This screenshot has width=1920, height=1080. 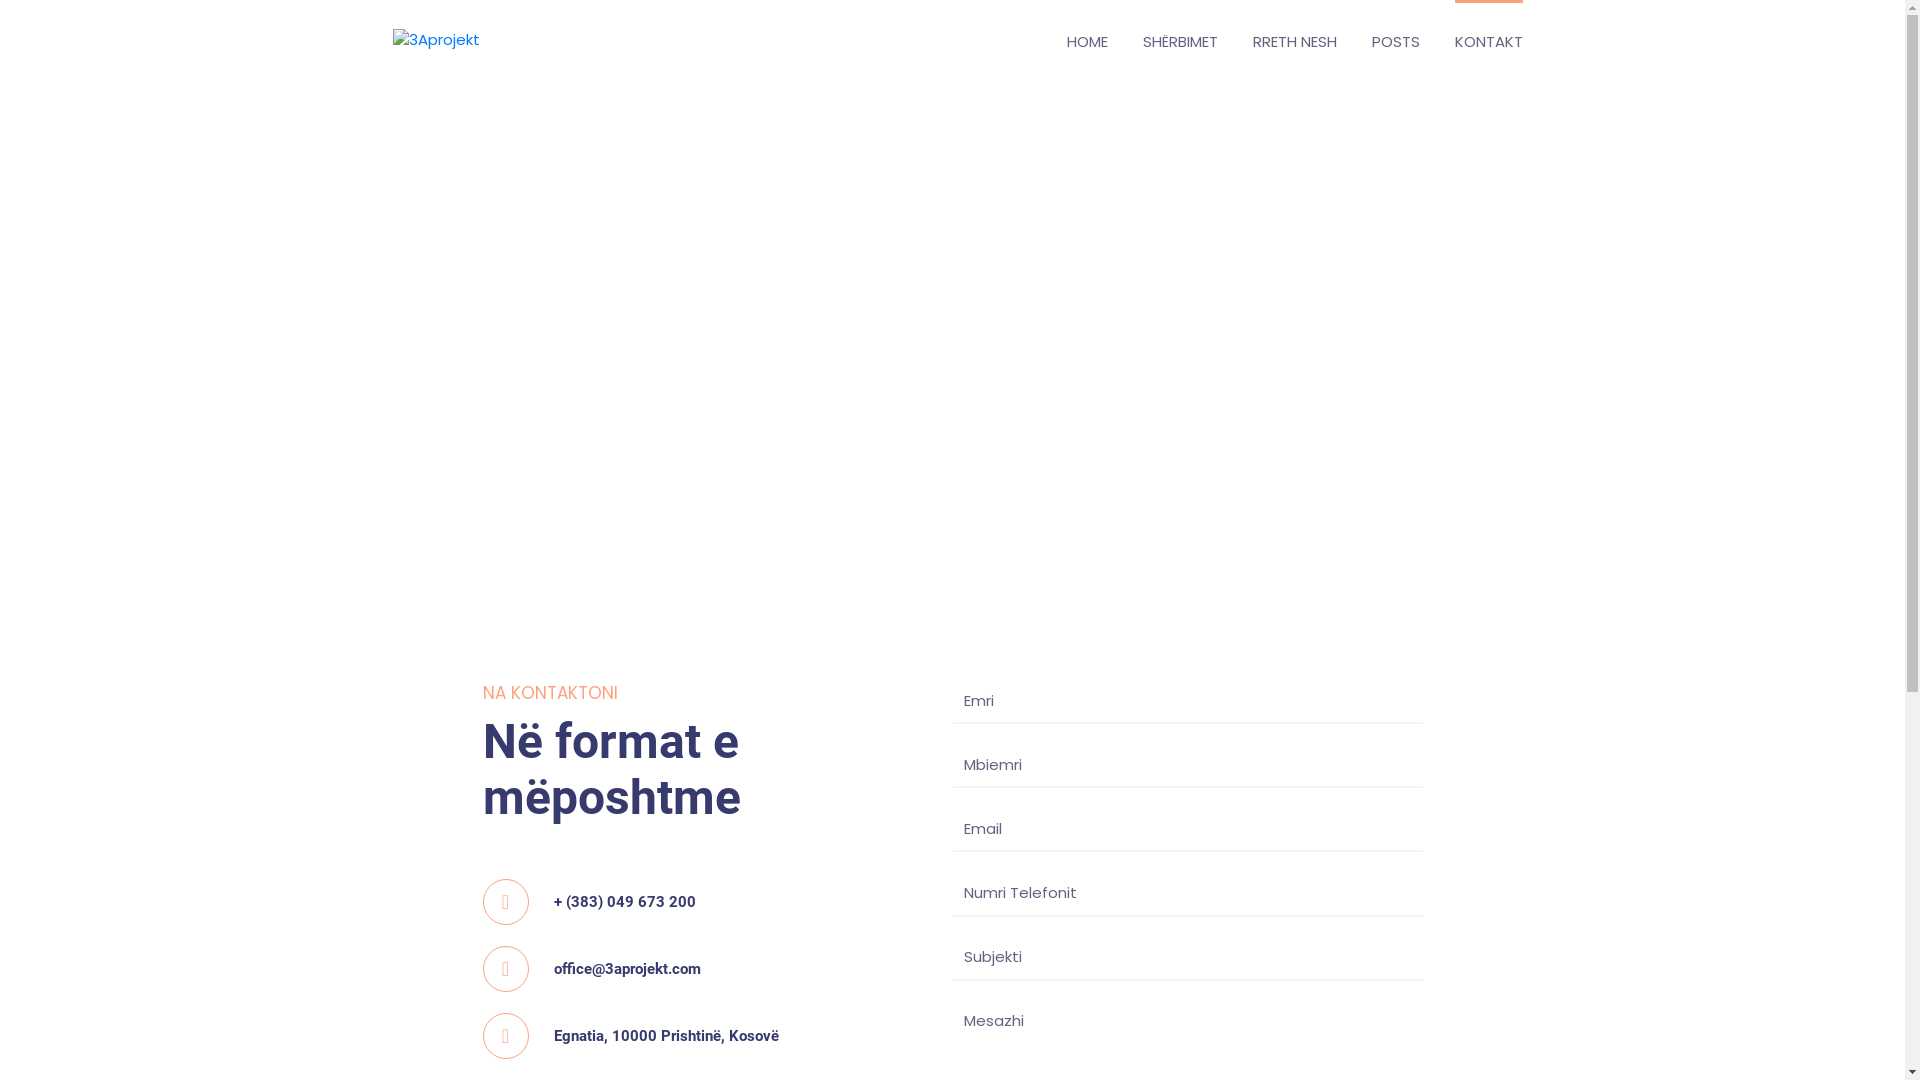 I want to click on 'POSTS', so click(x=1395, y=39).